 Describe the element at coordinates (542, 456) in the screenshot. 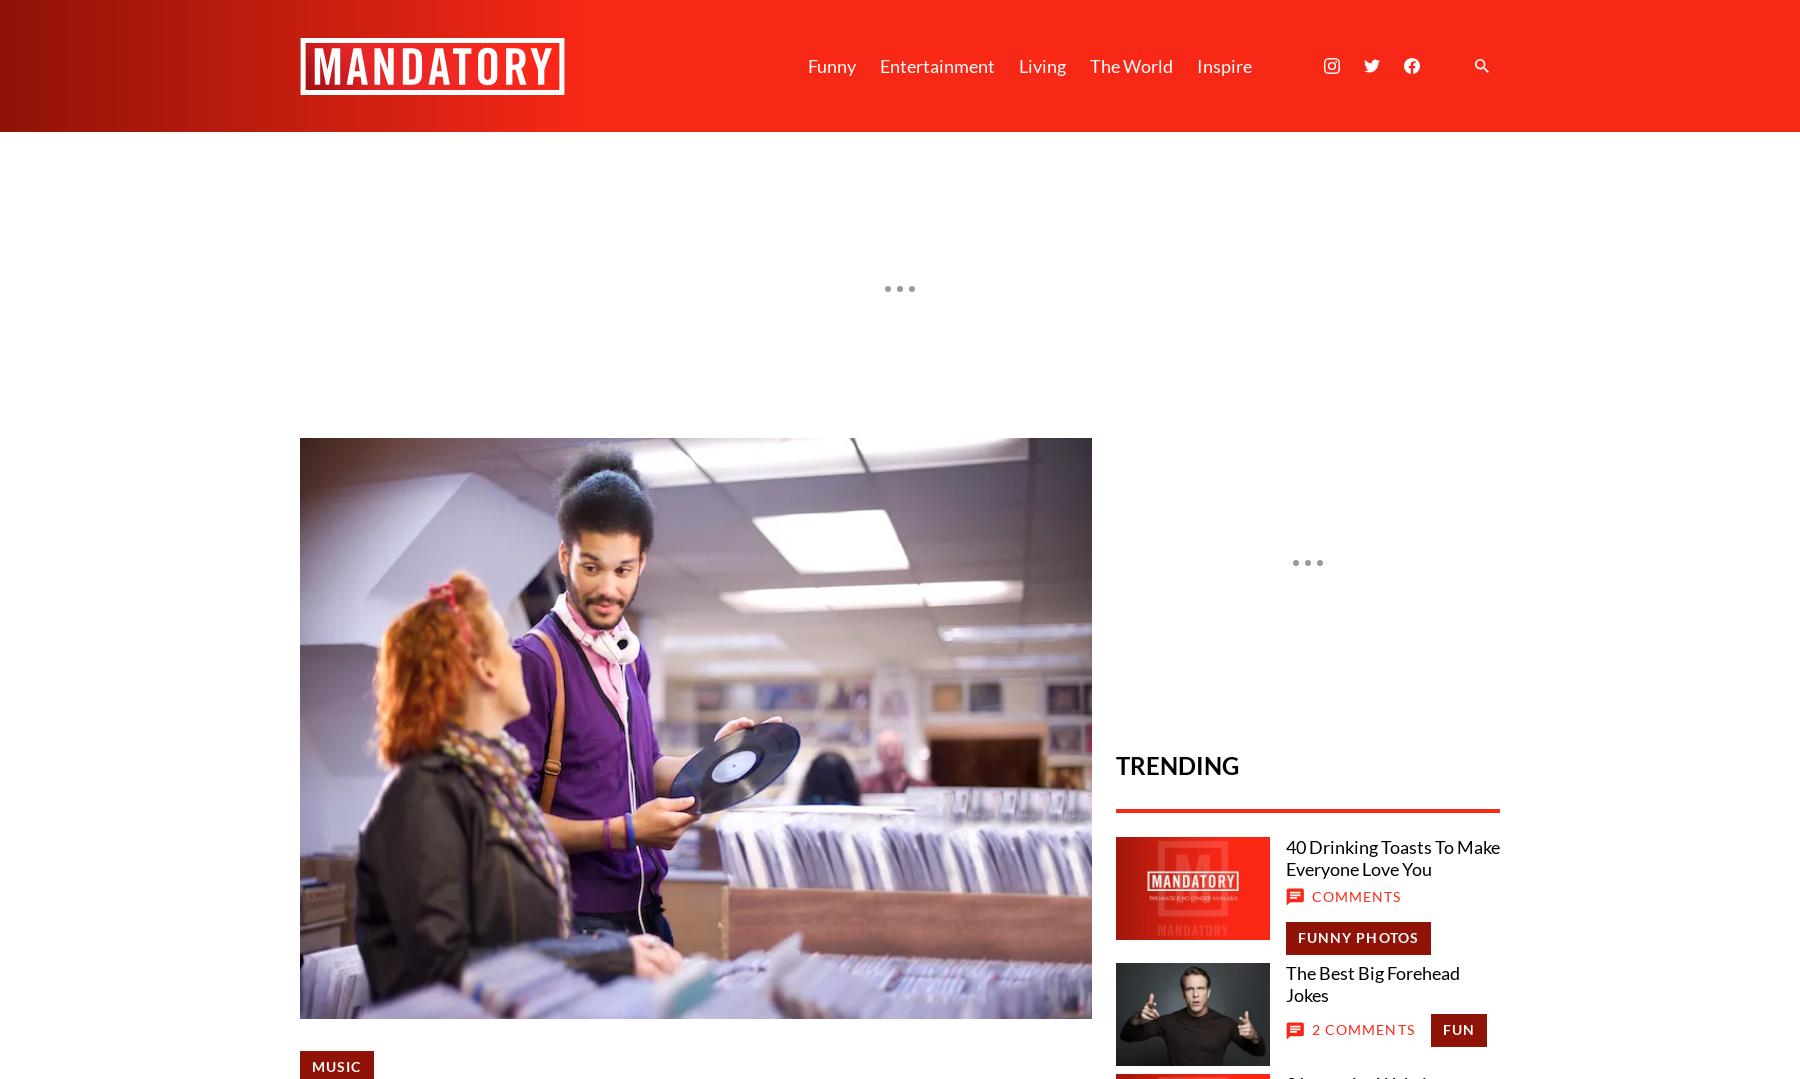

I see `','` at that location.